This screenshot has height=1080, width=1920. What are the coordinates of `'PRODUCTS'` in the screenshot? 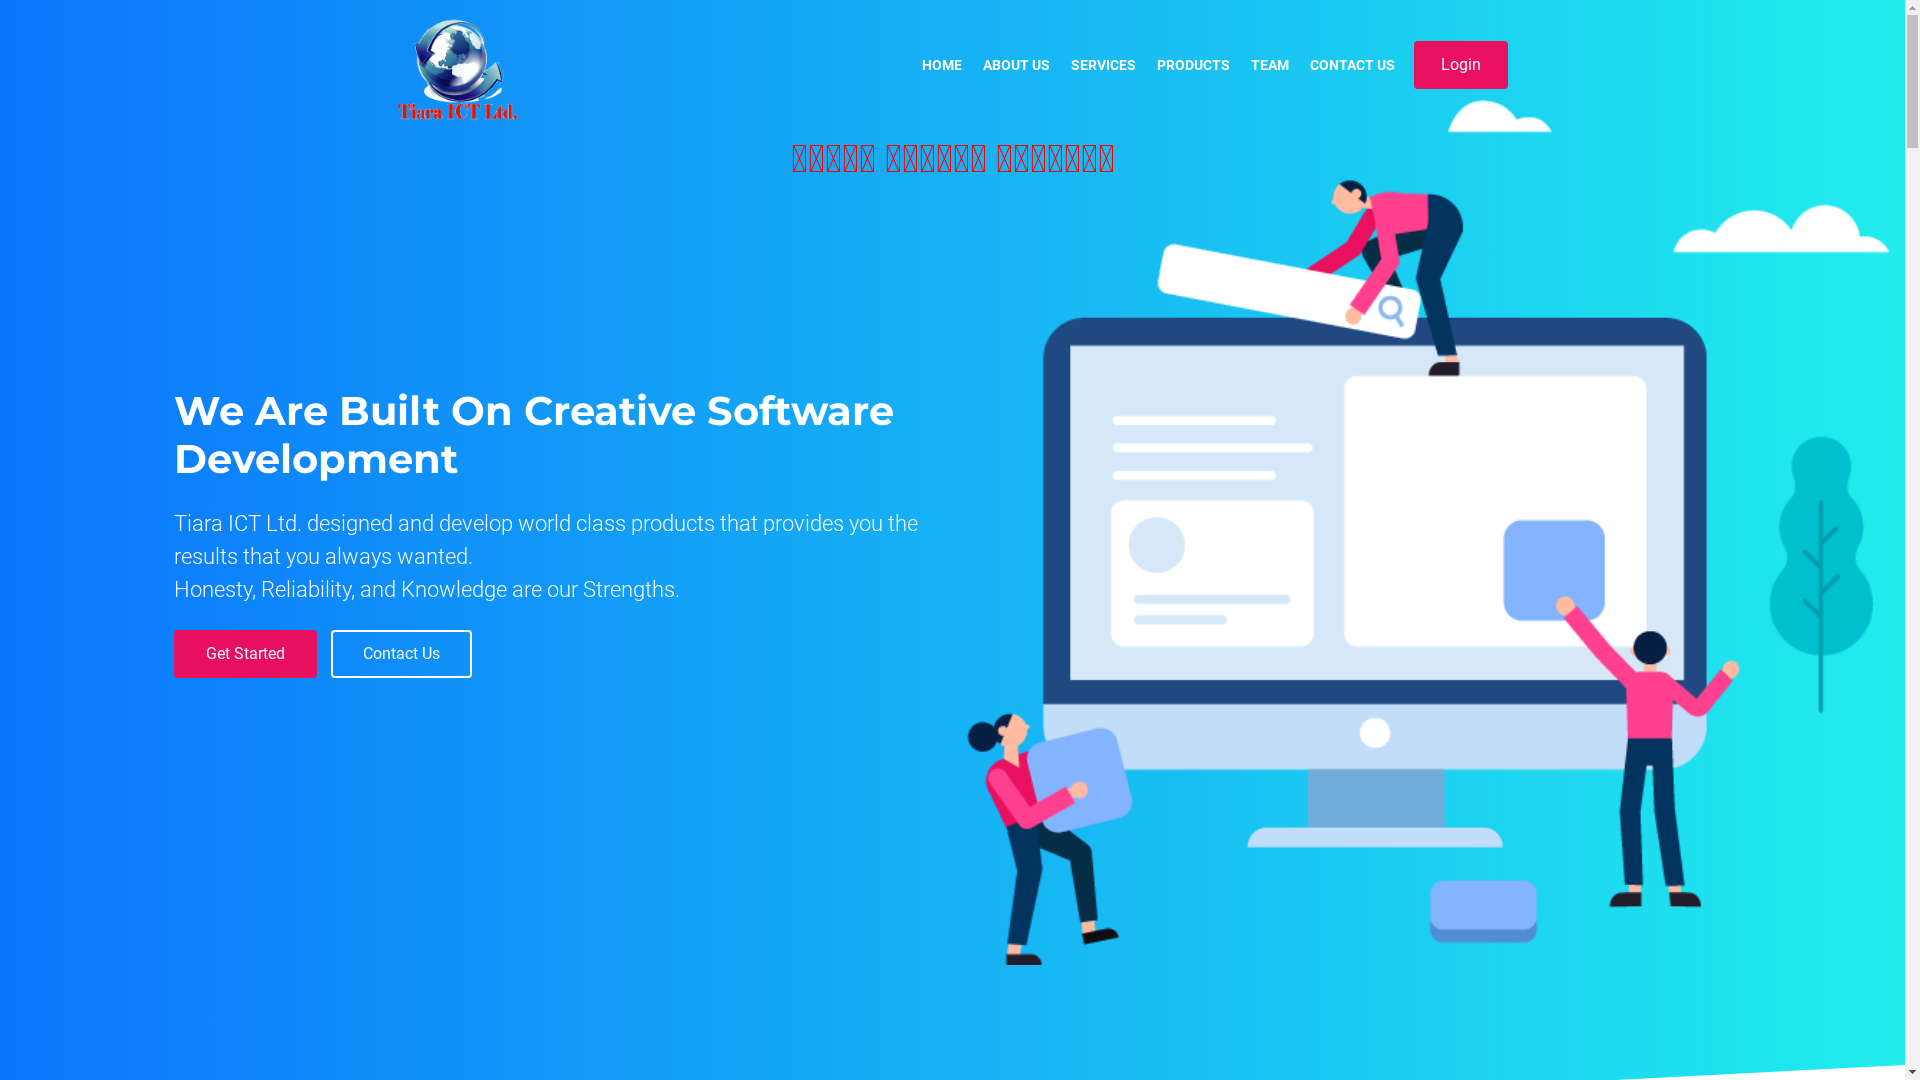 It's located at (1156, 64).